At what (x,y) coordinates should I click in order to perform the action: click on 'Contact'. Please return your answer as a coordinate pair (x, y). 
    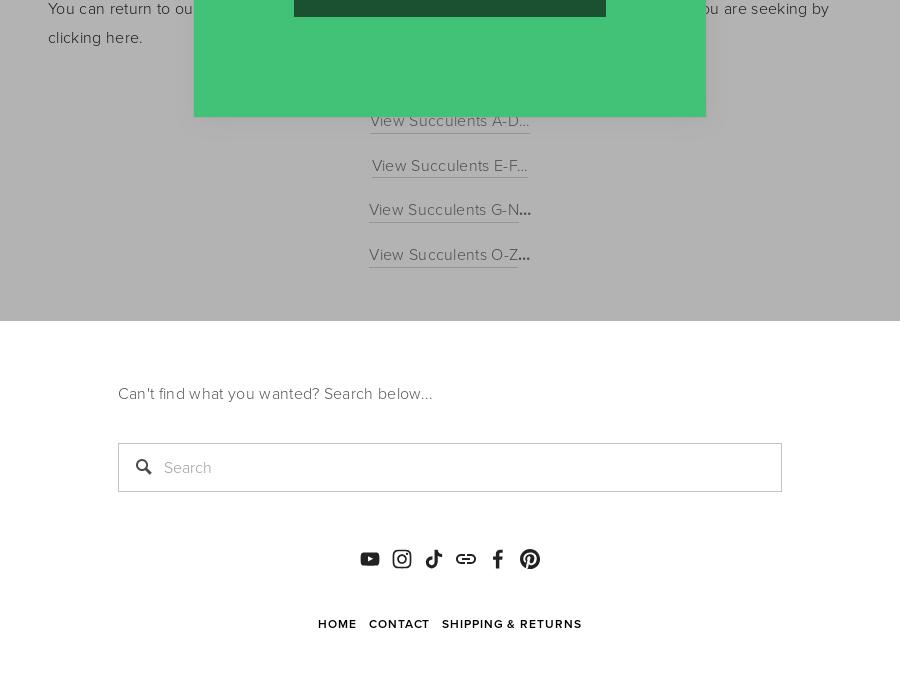
    Looking at the image, I should click on (368, 623).